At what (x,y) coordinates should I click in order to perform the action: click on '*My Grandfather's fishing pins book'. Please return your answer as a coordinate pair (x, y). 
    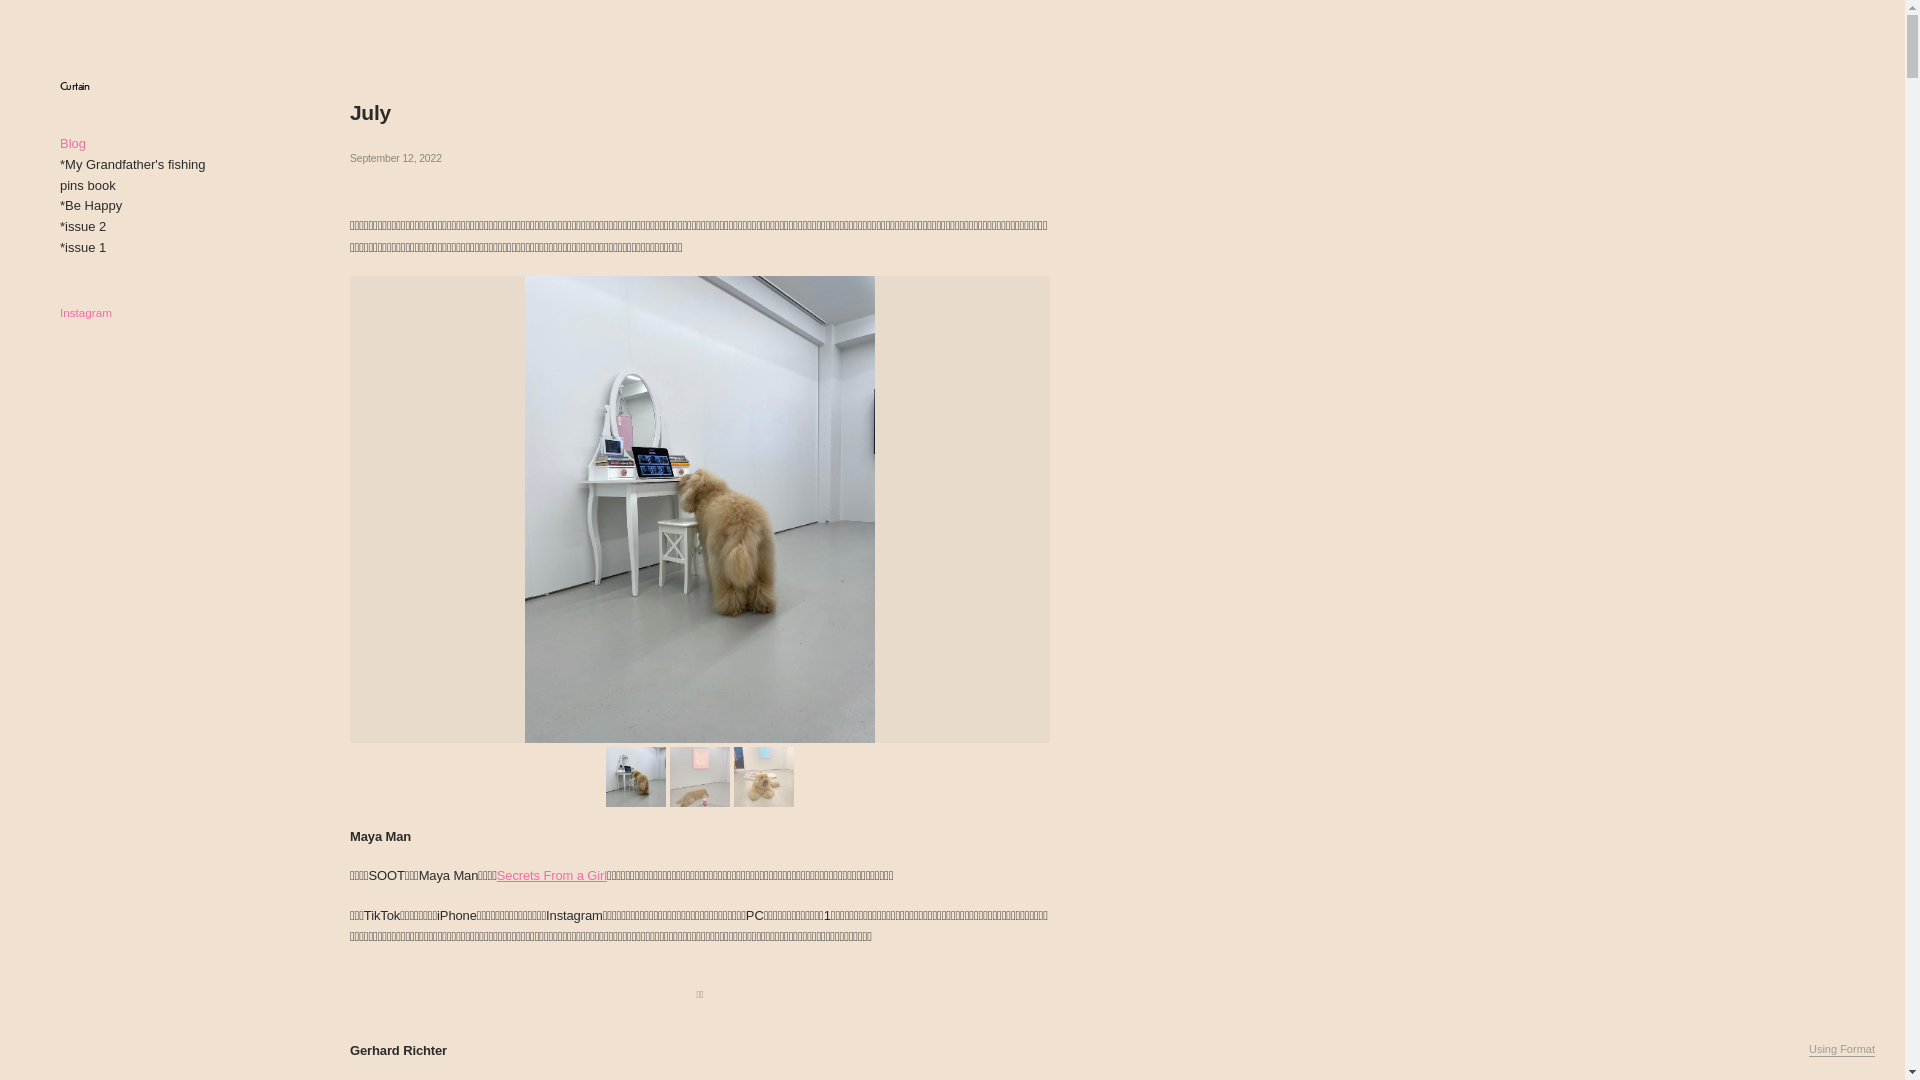
    Looking at the image, I should click on (132, 173).